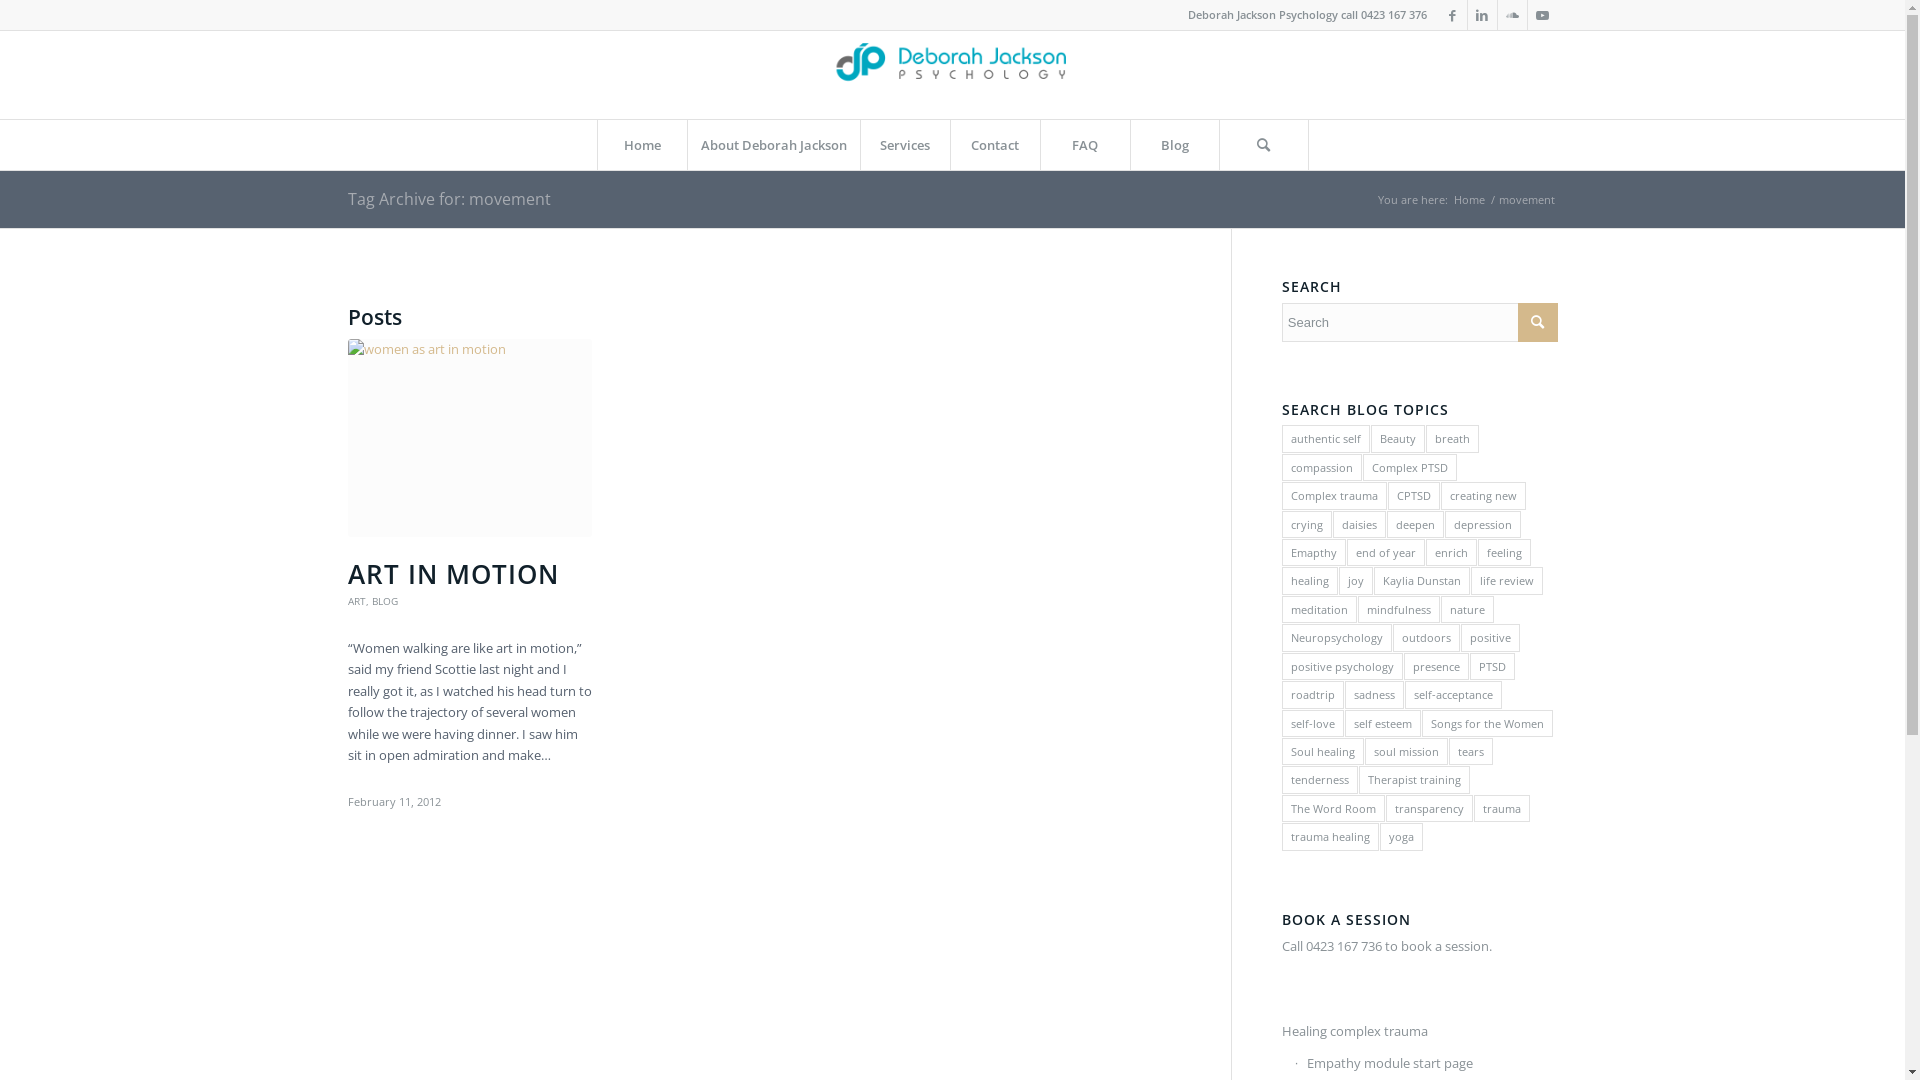 Image resolution: width=1920 pixels, height=1080 pixels. What do you see at coordinates (1482, 15) in the screenshot?
I see `'LinkedIn'` at bounding box center [1482, 15].